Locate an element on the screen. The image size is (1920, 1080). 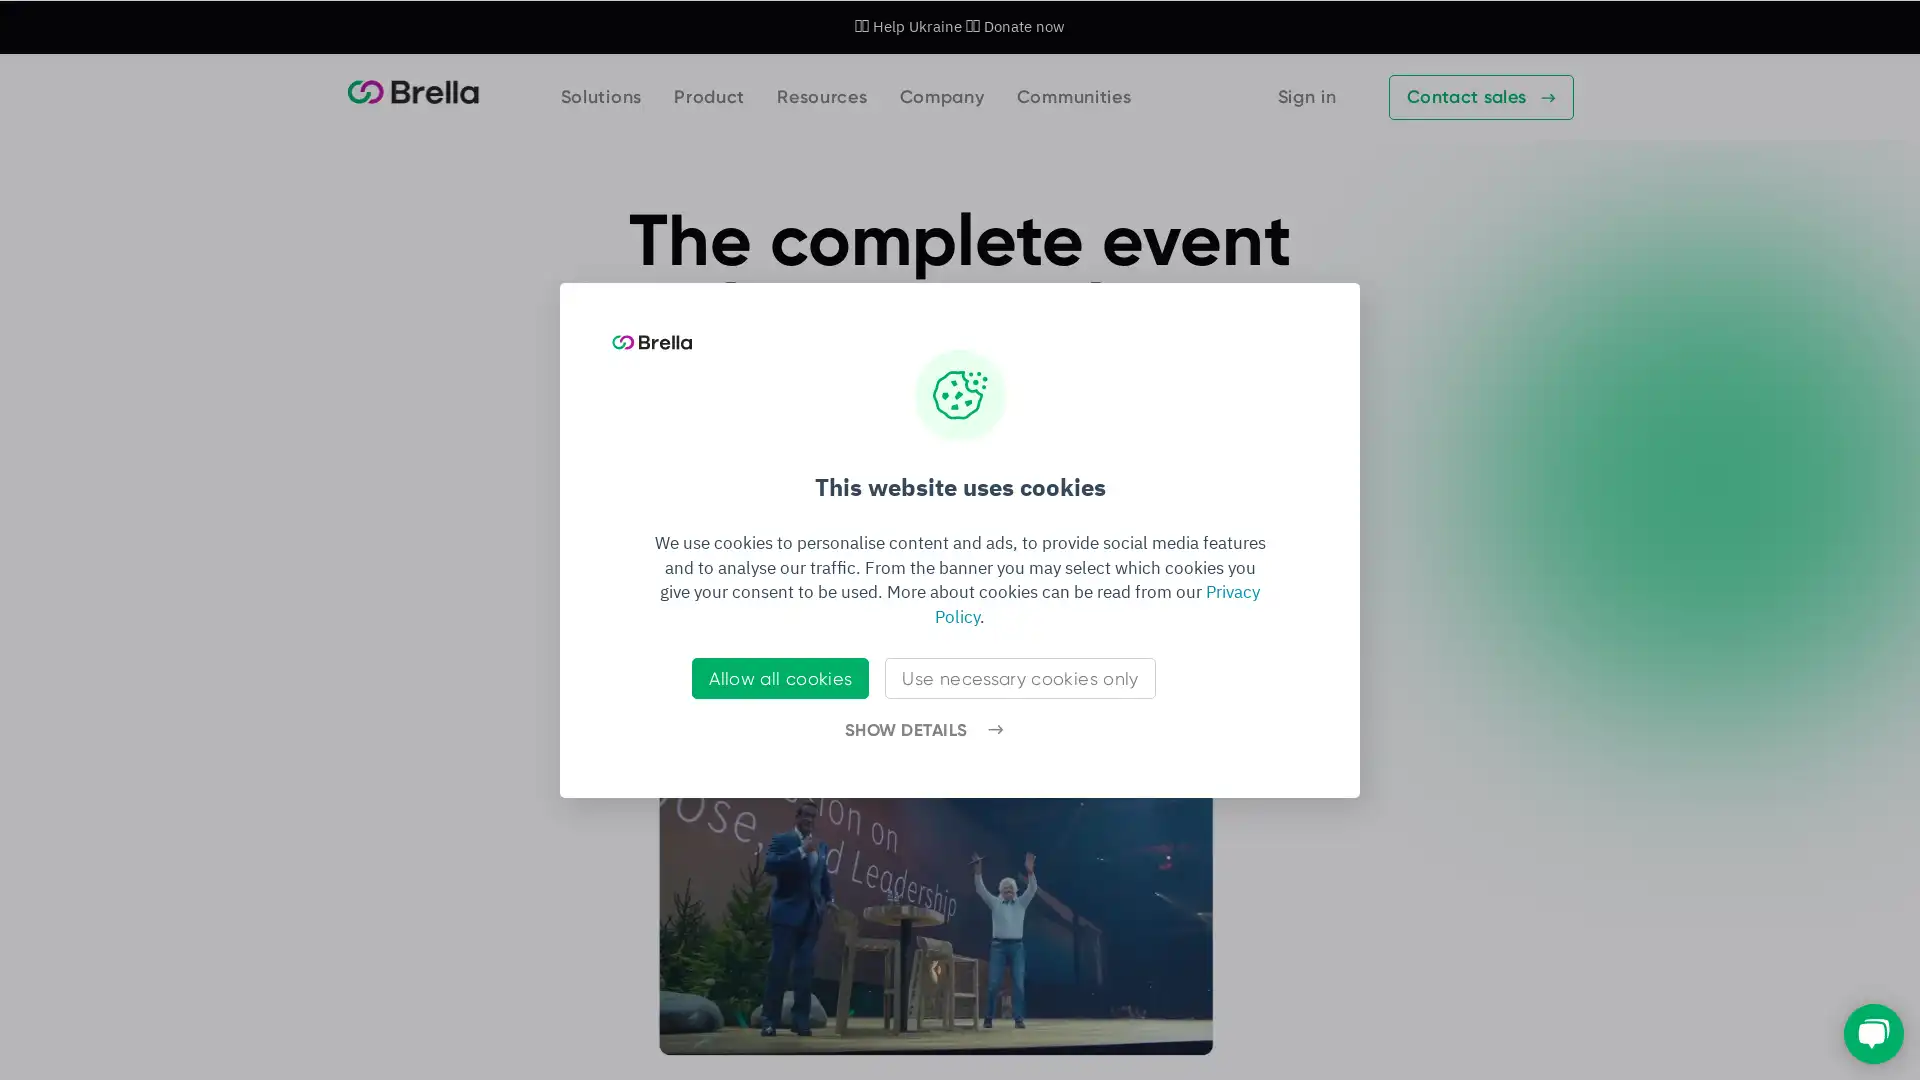
Allow all cookies is located at coordinates (779, 677).